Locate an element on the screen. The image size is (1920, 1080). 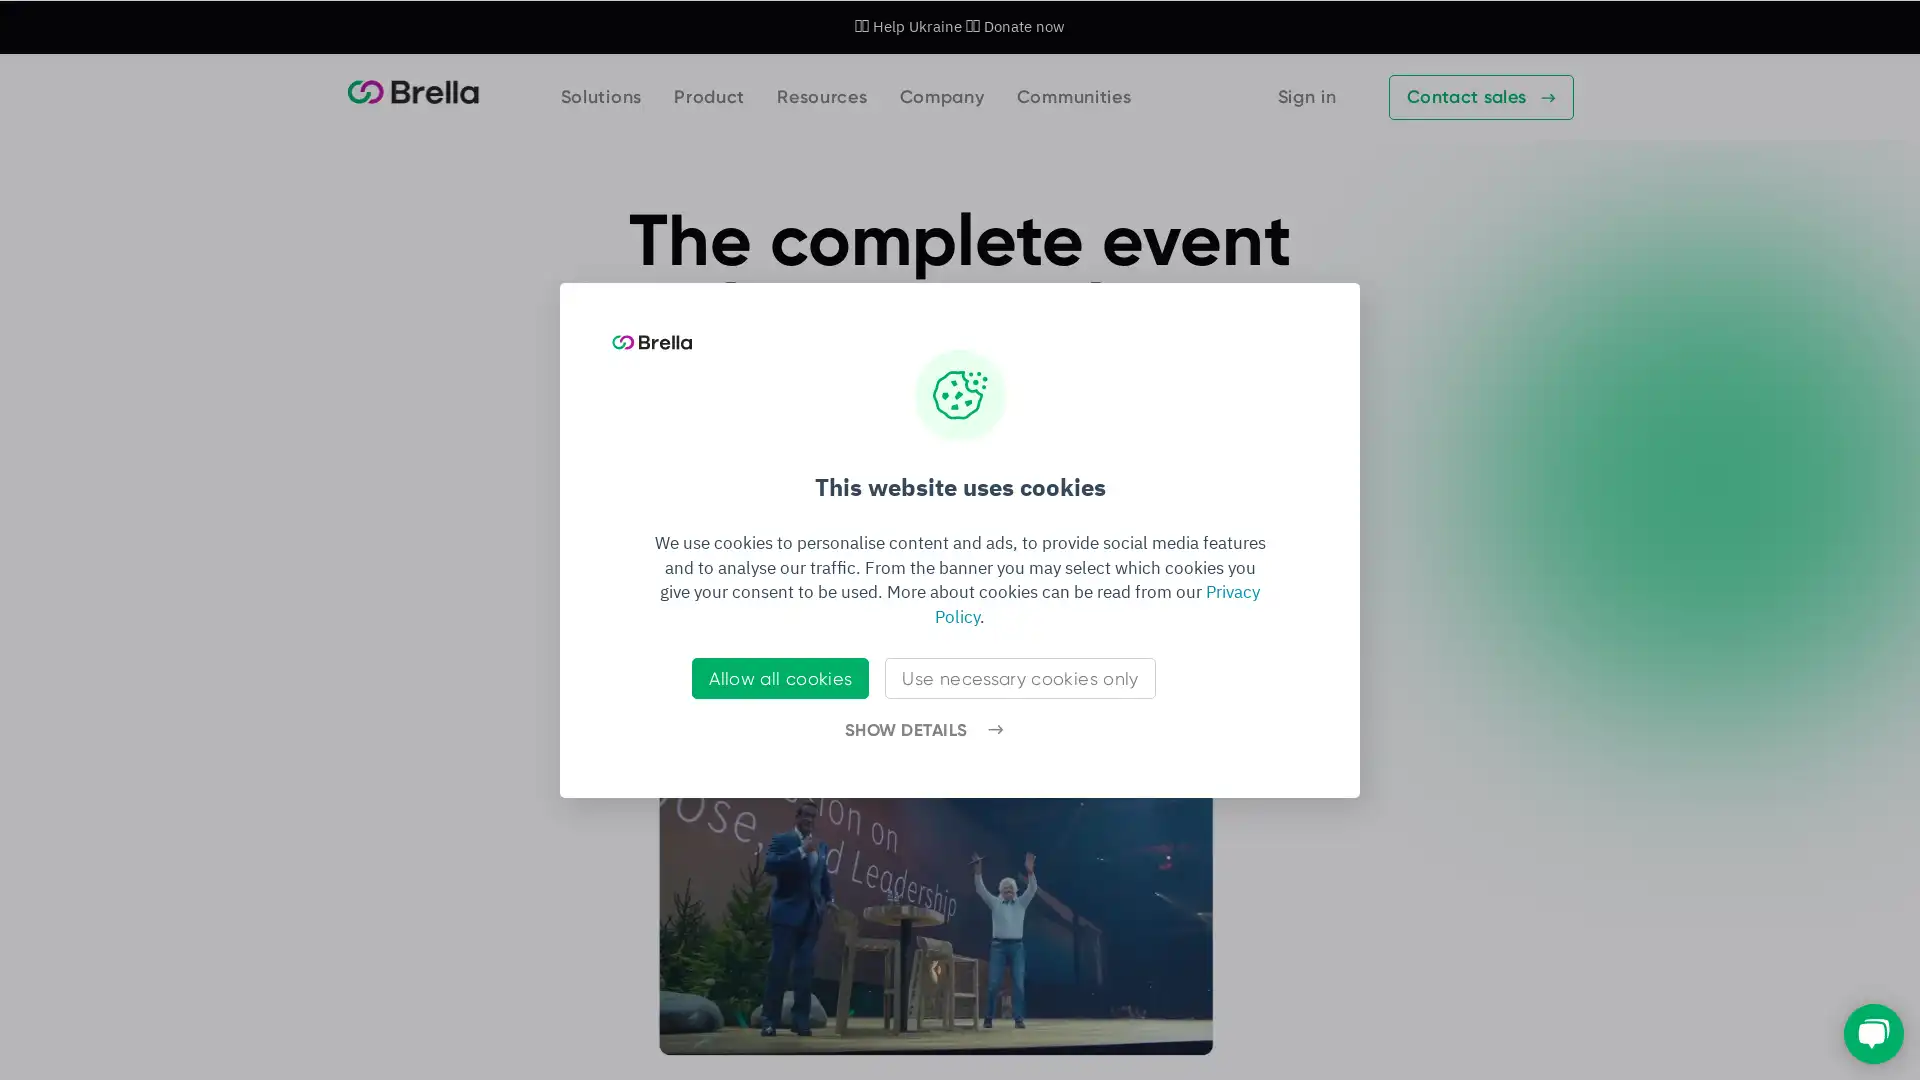
Allow all cookies is located at coordinates (779, 677).